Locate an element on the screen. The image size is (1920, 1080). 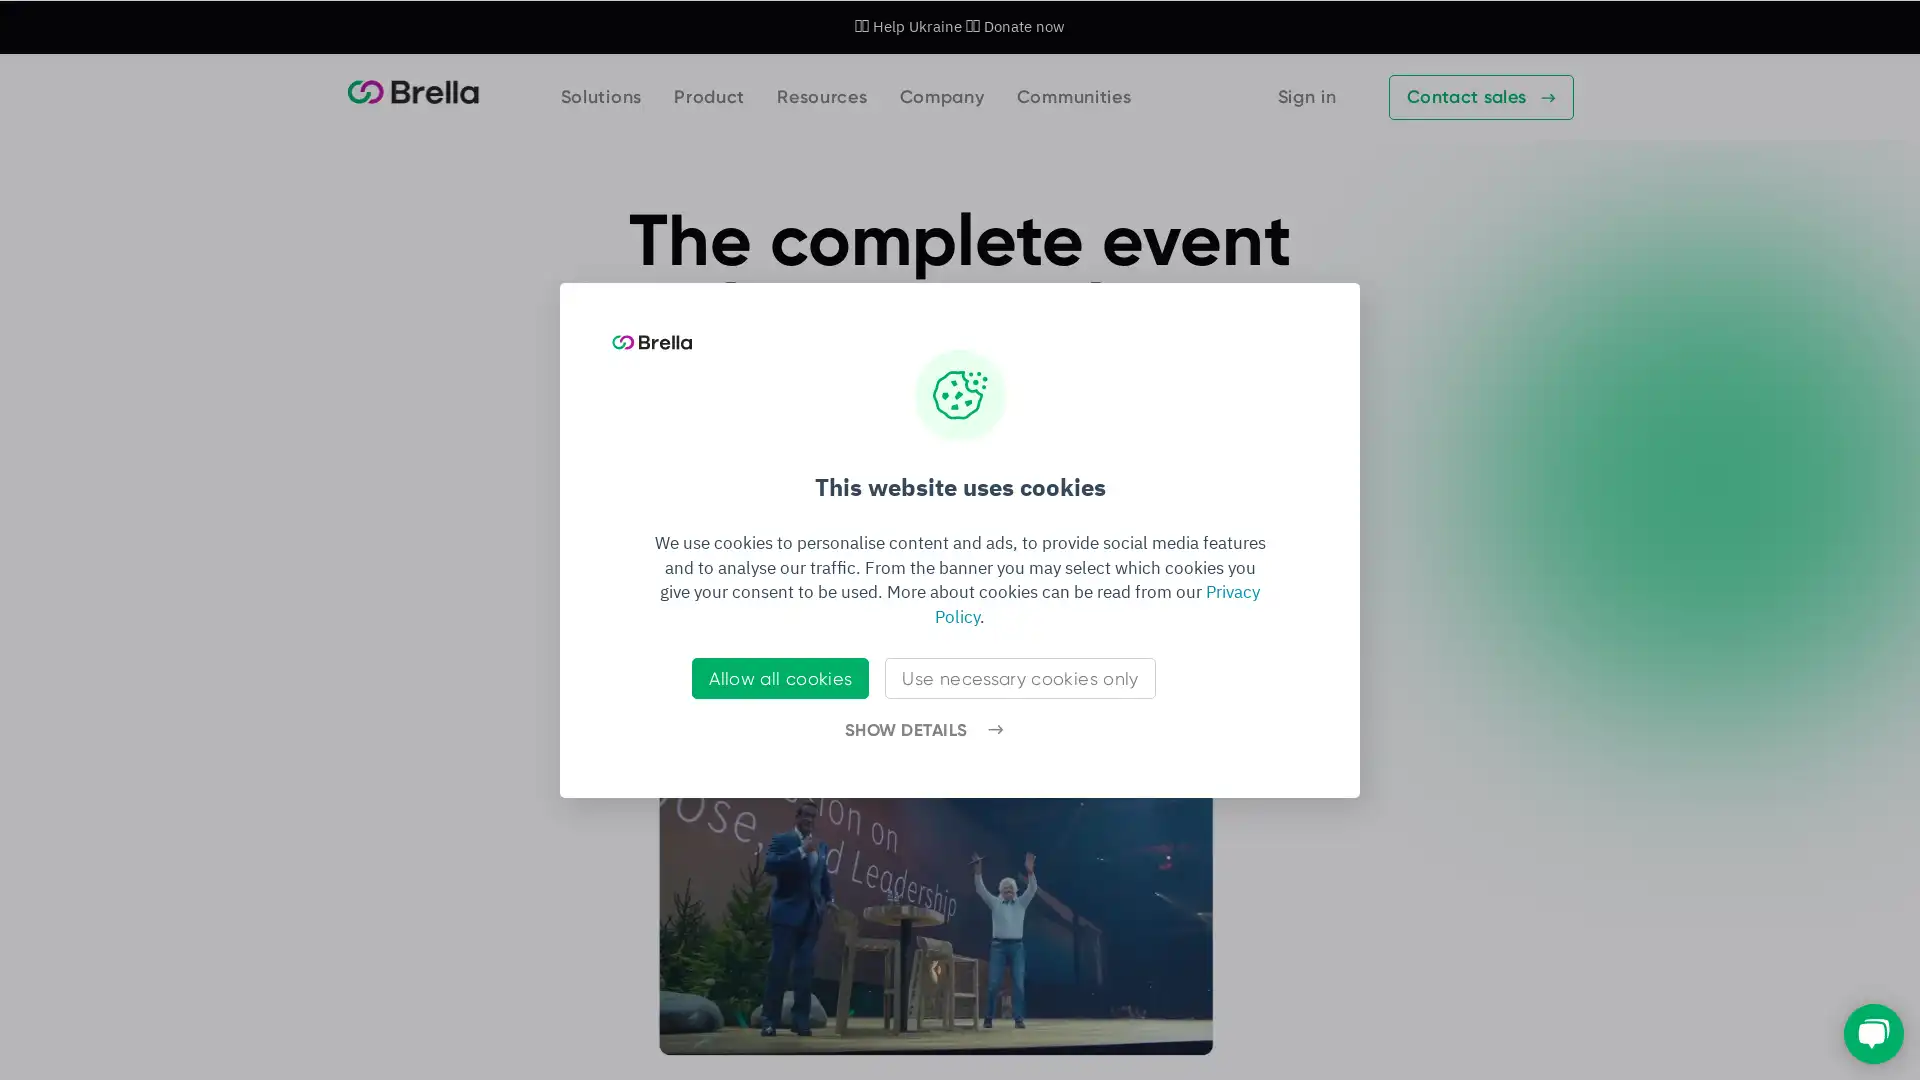
Allow all cookies is located at coordinates (779, 677).